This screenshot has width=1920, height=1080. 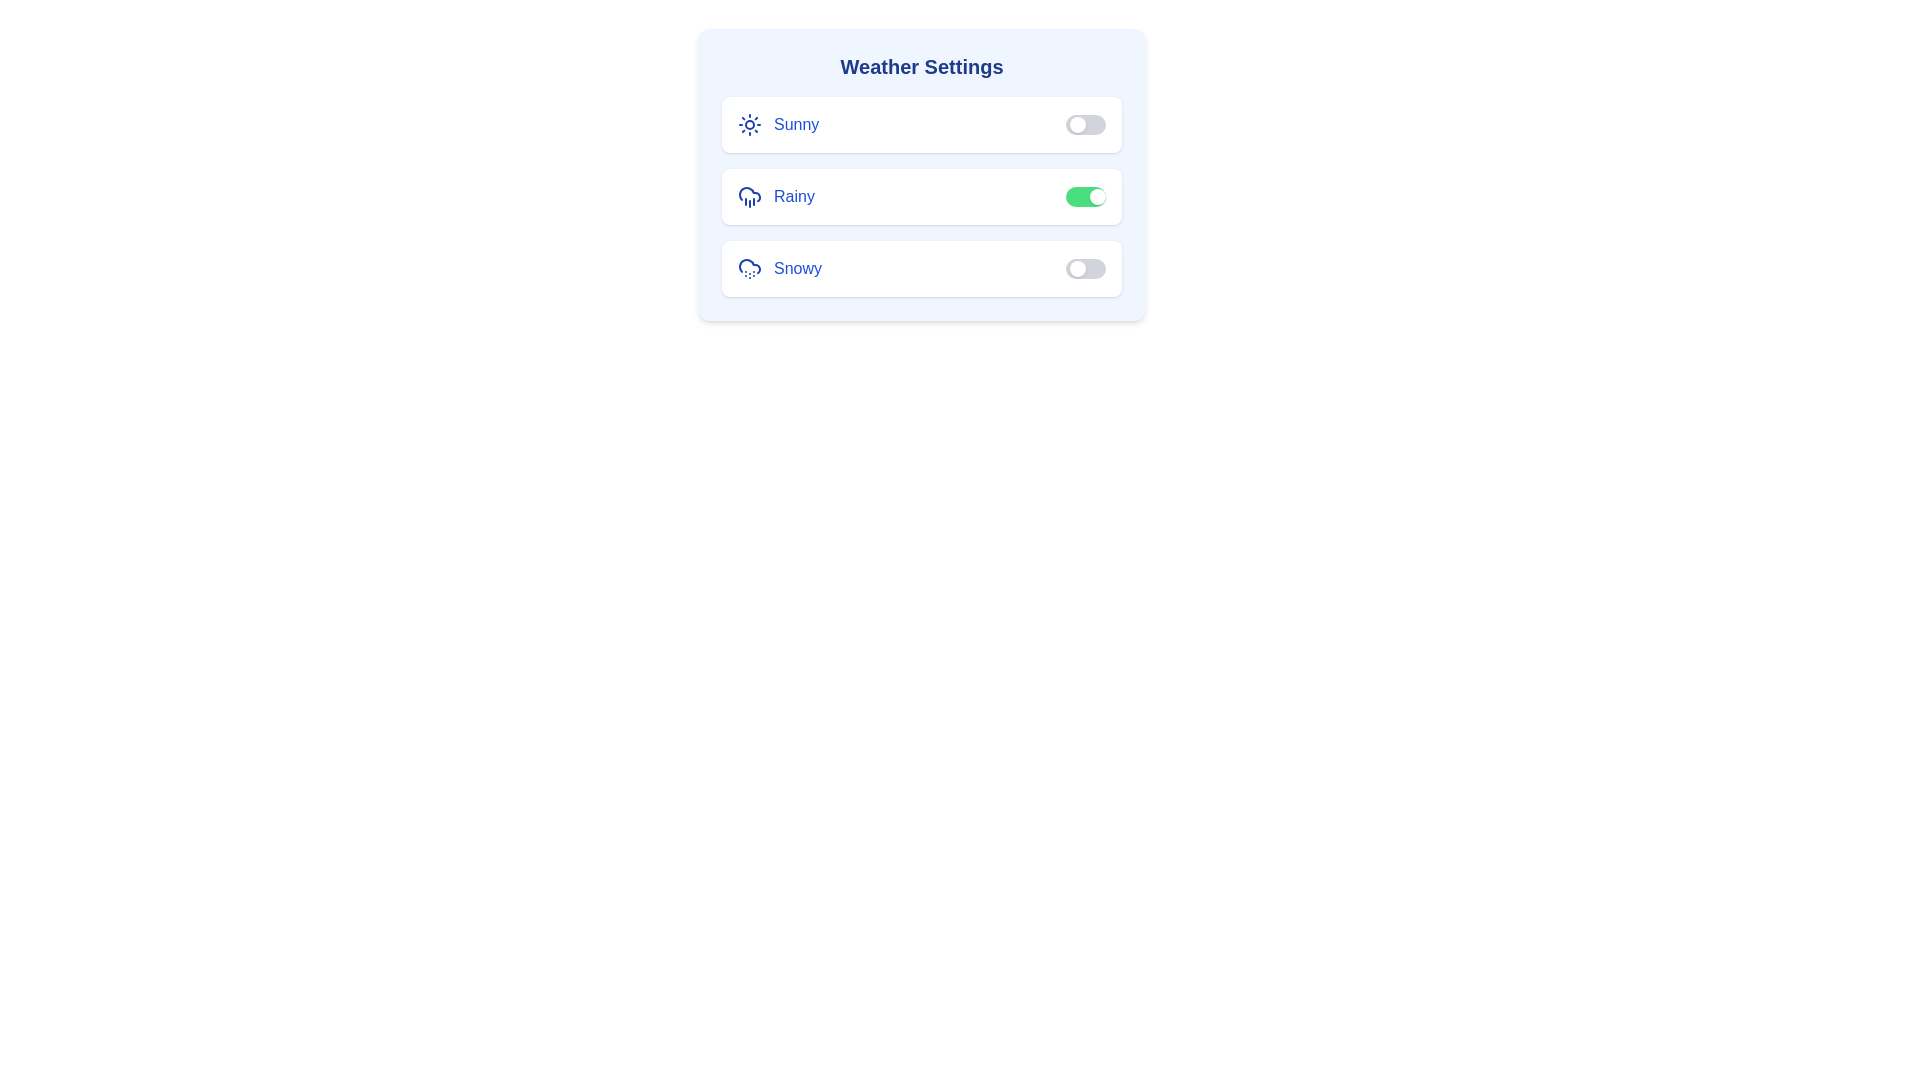 I want to click on the text label displaying 'Snowy' in a blue font located in the 'Weather Settings' section, positioned to the right of the cloud icon and left of a toggle switch, so click(x=796, y=268).